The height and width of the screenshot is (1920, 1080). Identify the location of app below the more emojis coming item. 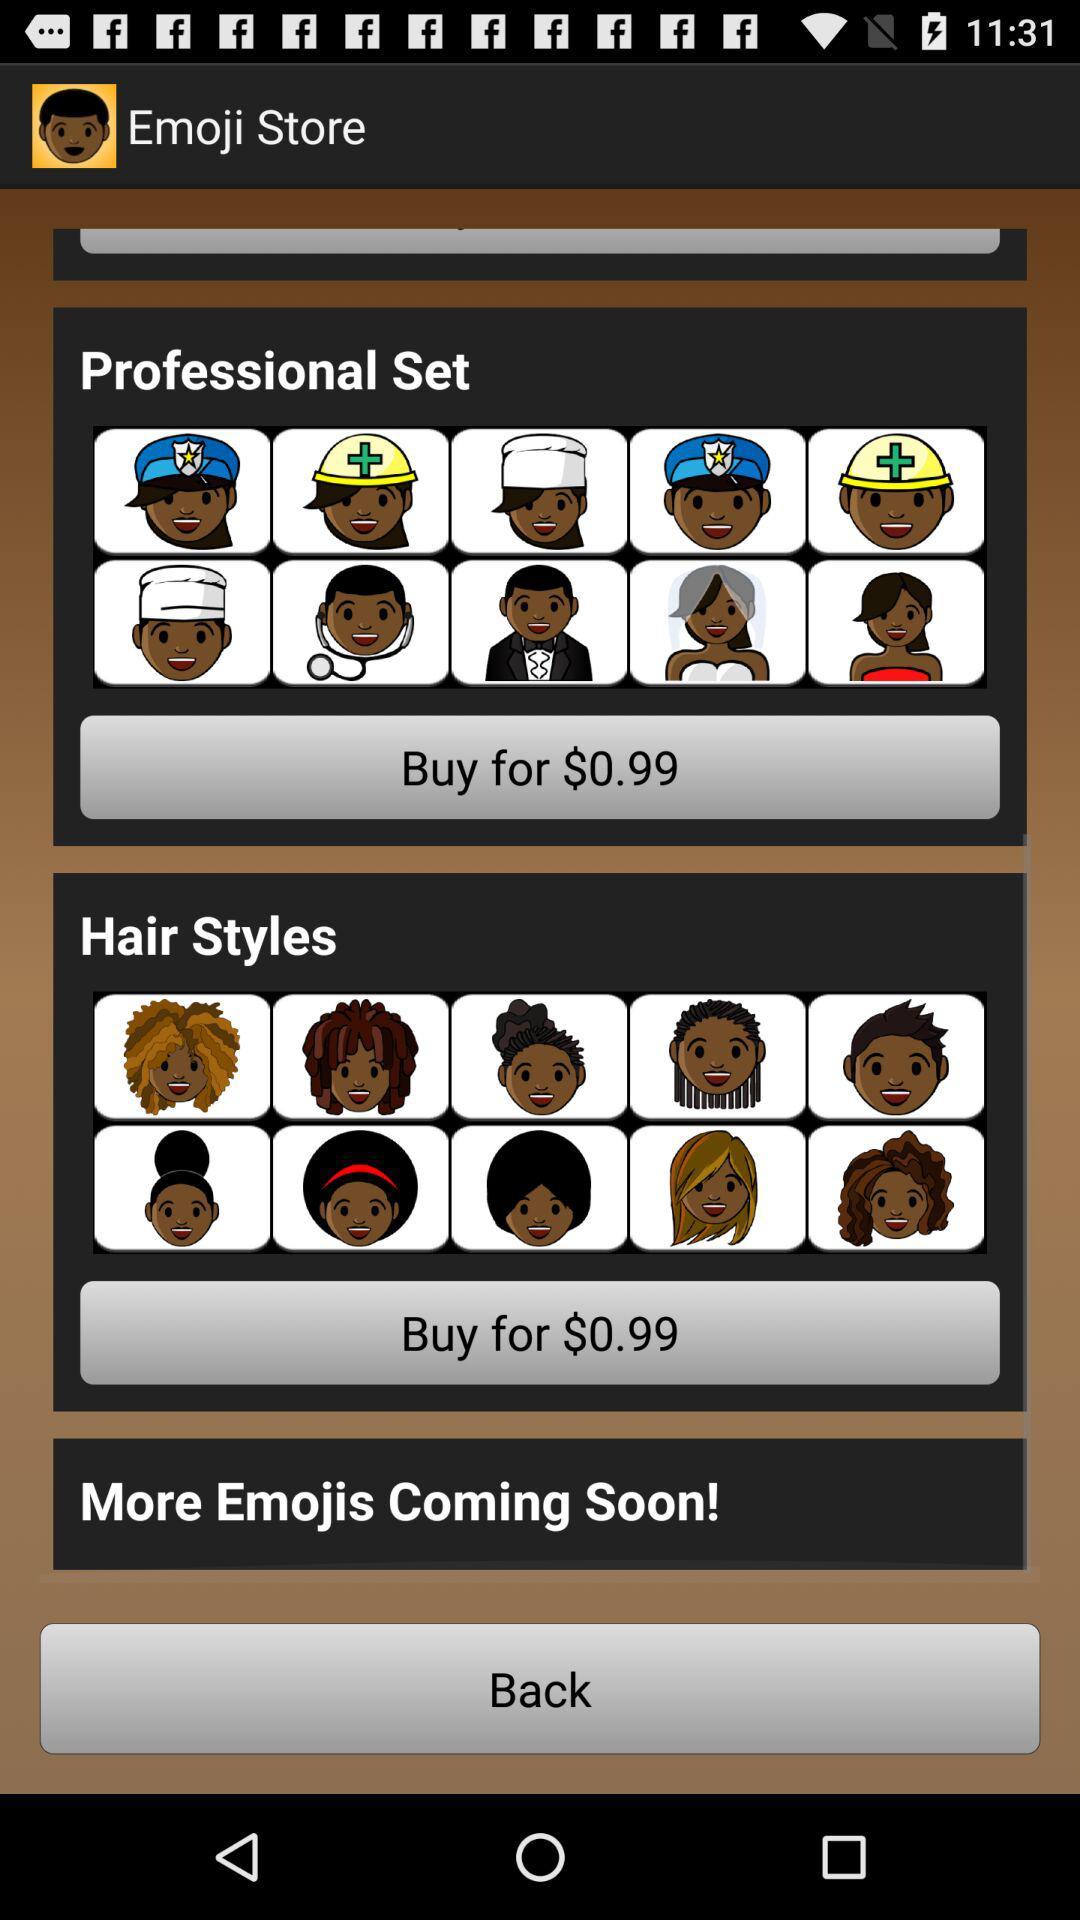
(540, 1687).